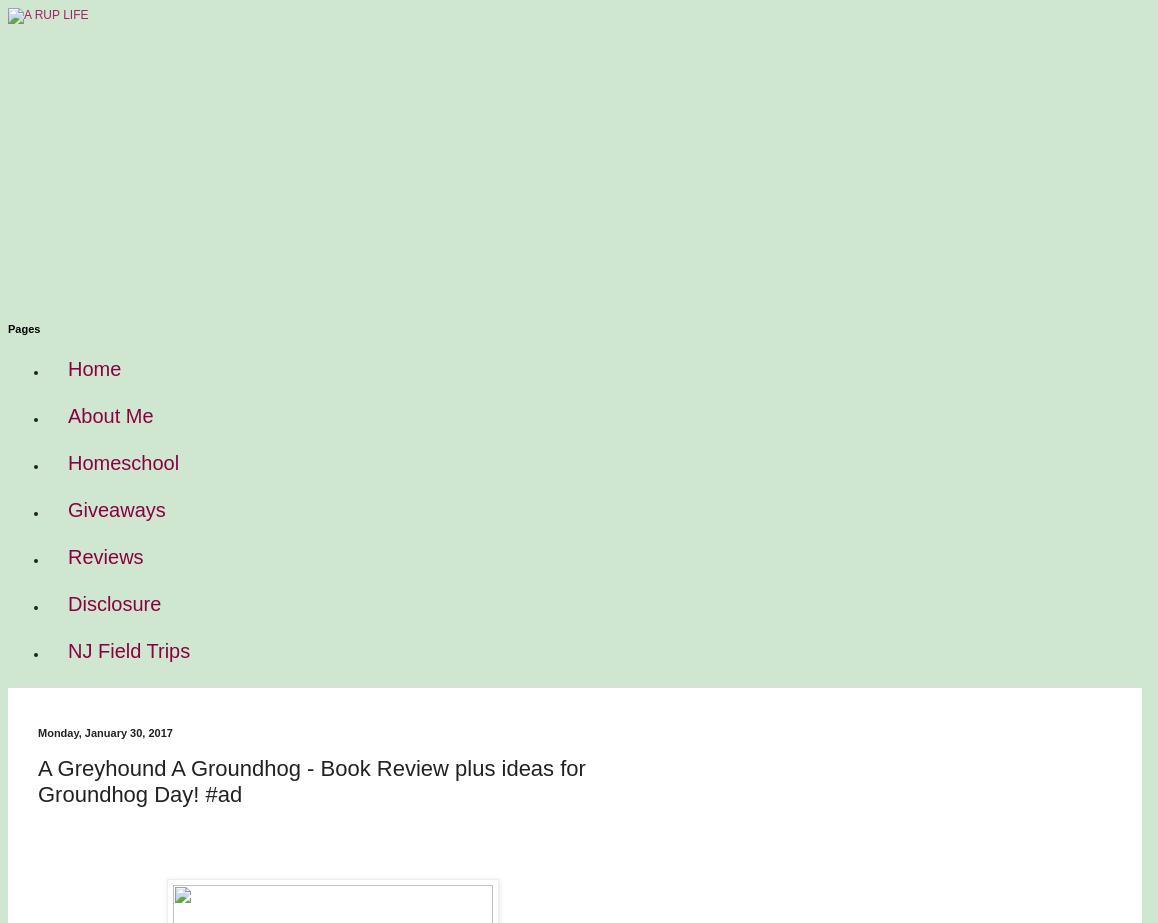  Describe the element at coordinates (114, 603) in the screenshot. I see `'Disclosure'` at that location.